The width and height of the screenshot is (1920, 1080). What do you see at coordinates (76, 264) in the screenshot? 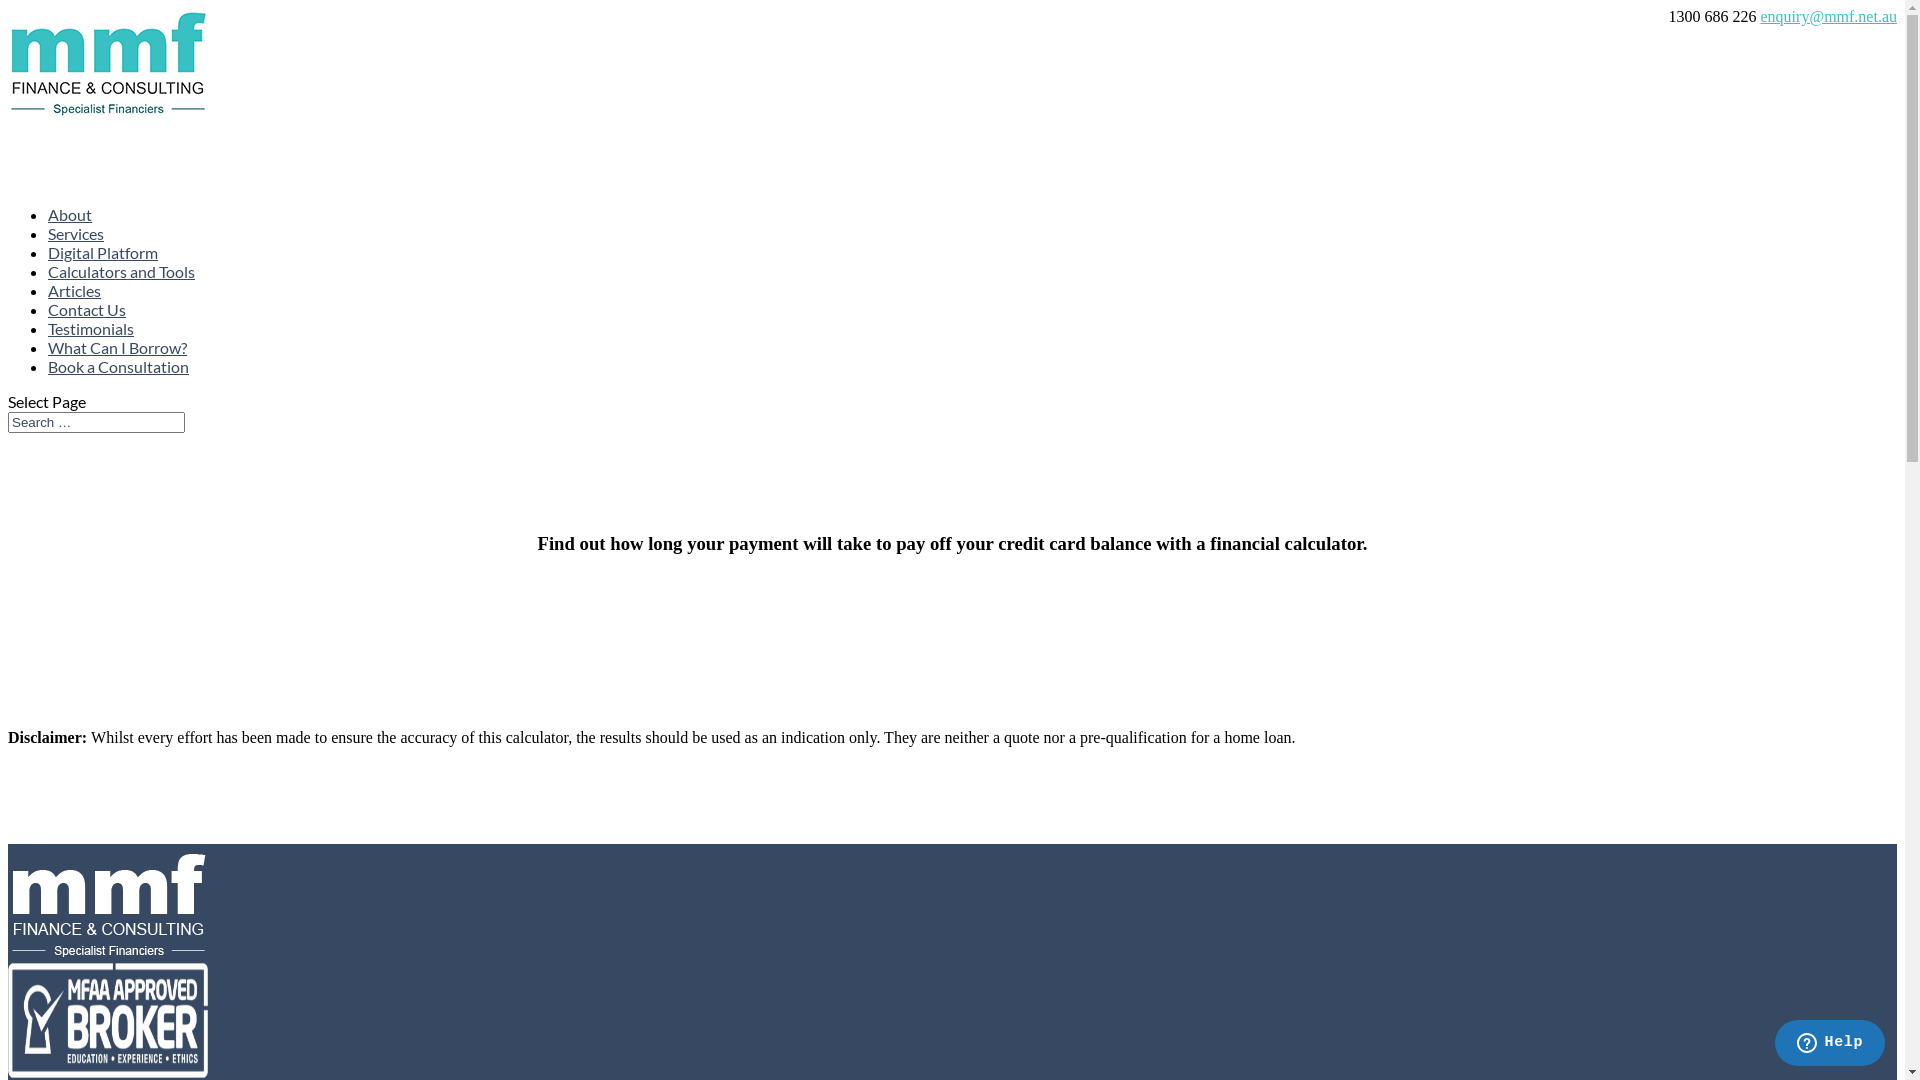
I see `'Services'` at bounding box center [76, 264].